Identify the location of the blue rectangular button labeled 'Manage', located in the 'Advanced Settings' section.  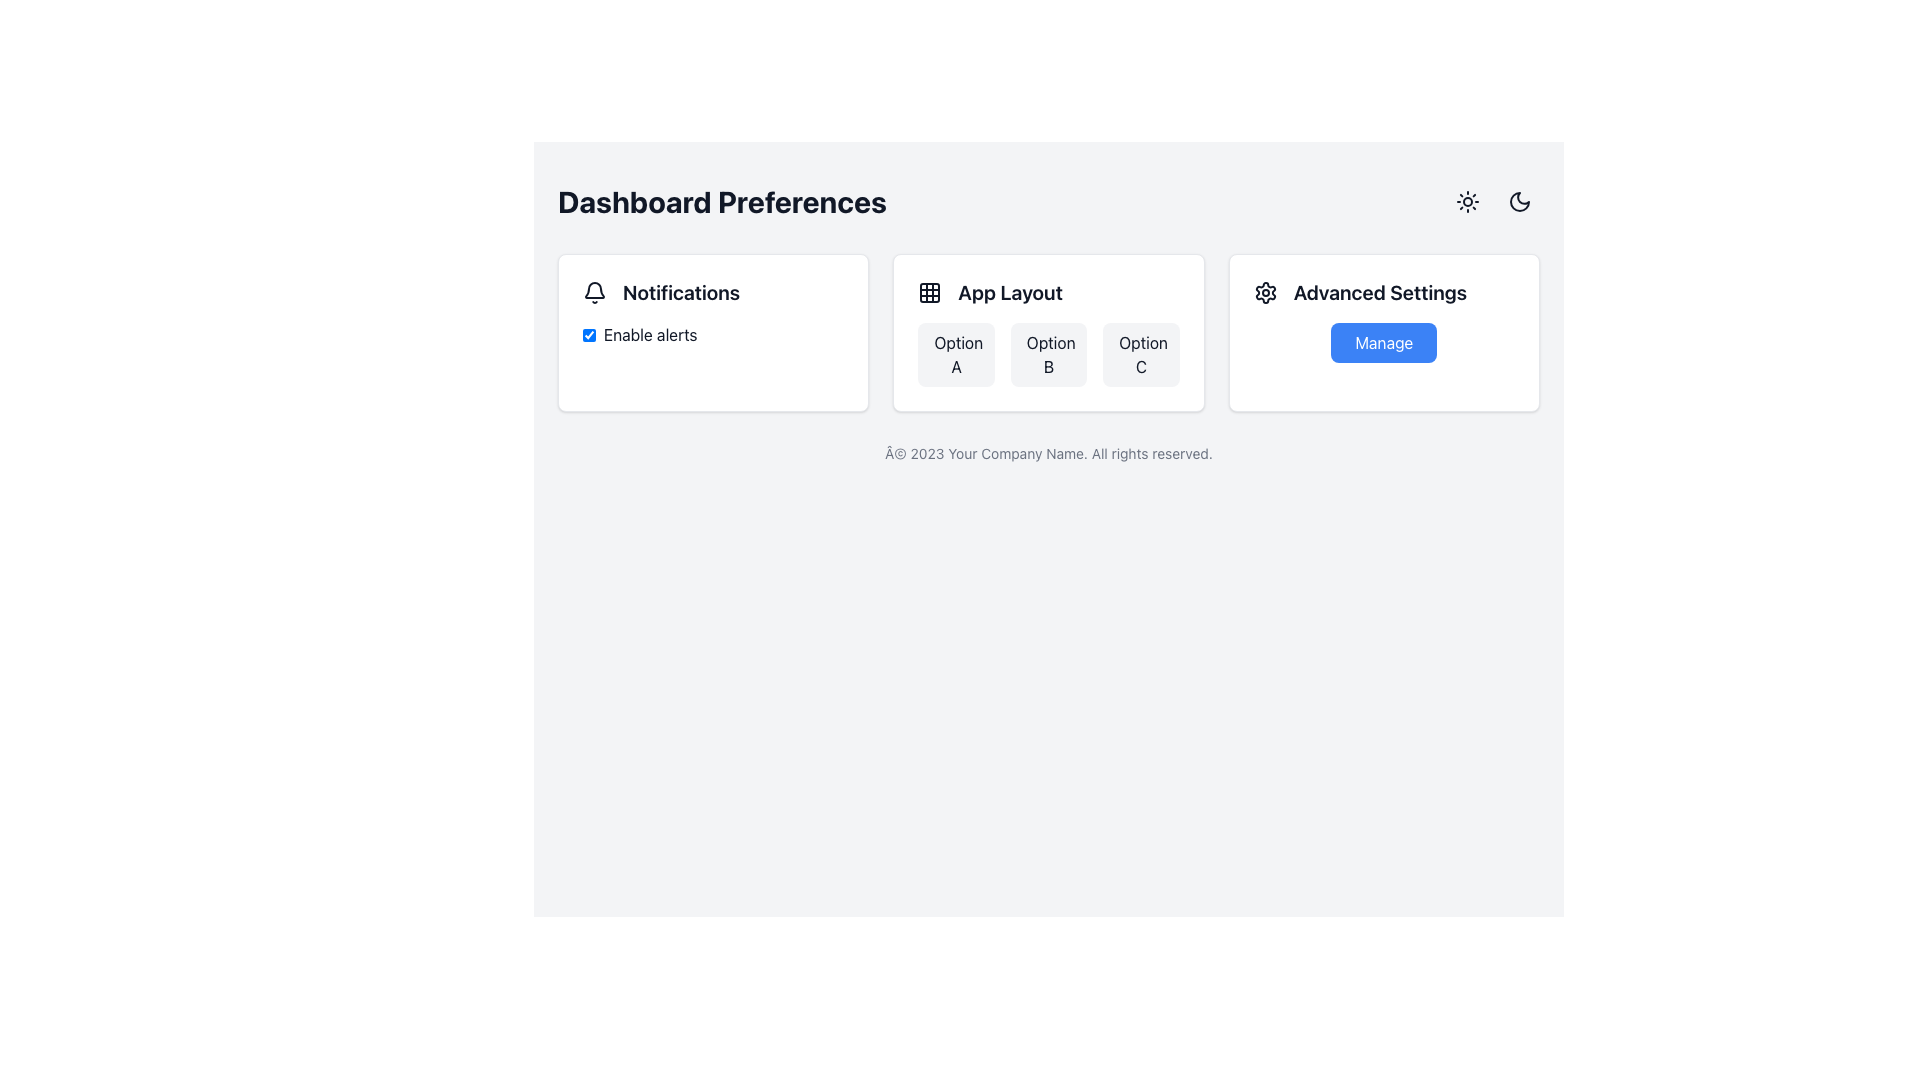
(1383, 342).